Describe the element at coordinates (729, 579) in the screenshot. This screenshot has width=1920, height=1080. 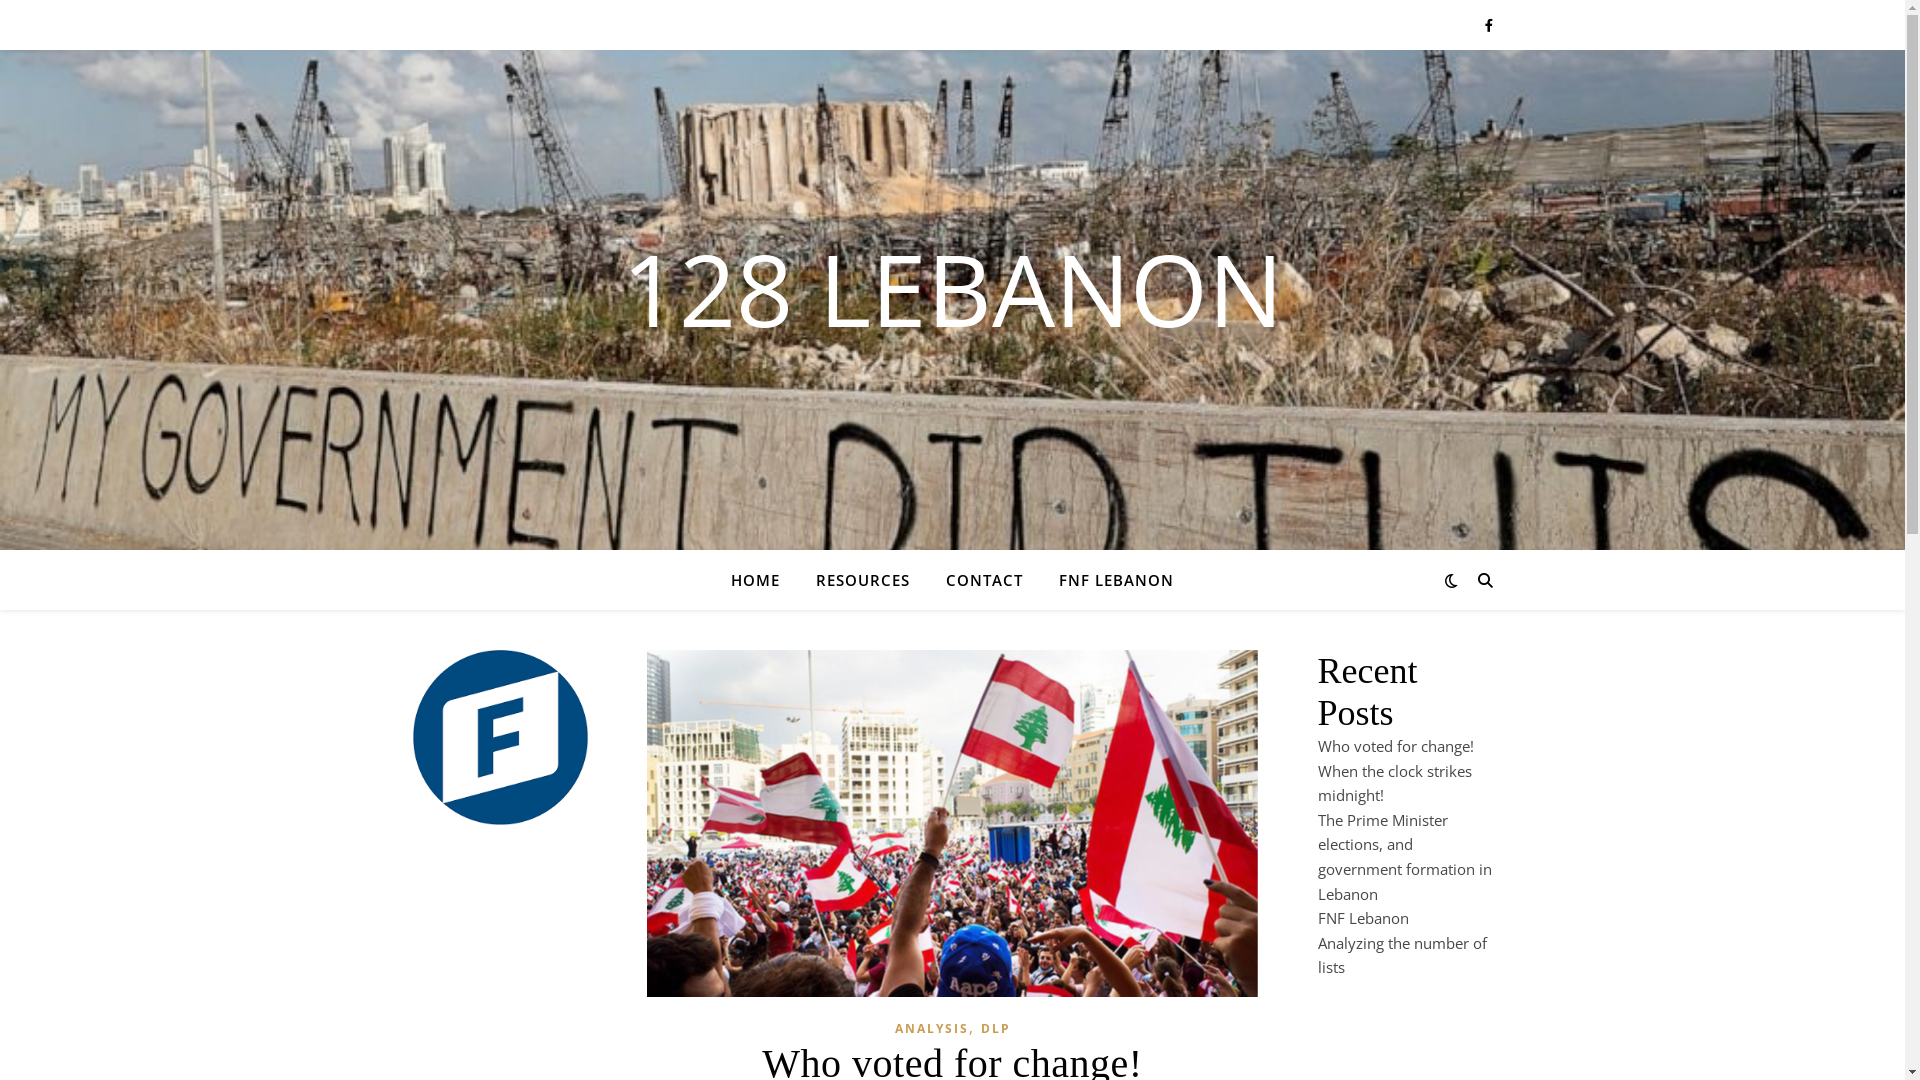
I see `'HOME'` at that location.